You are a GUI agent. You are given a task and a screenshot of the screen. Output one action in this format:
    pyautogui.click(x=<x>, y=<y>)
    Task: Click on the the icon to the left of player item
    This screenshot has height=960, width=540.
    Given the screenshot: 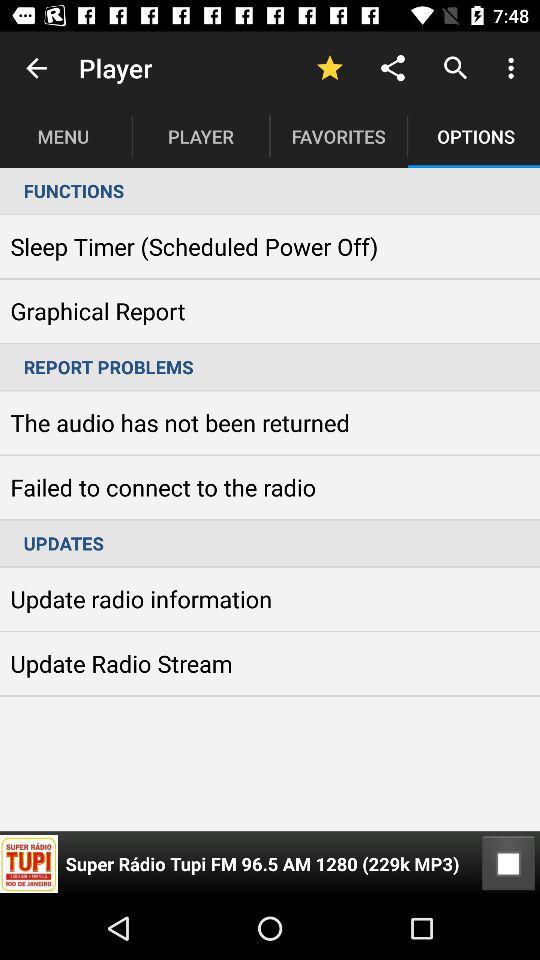 What is the action you would take?
    pyautogui.click(x=36, y=68)
    